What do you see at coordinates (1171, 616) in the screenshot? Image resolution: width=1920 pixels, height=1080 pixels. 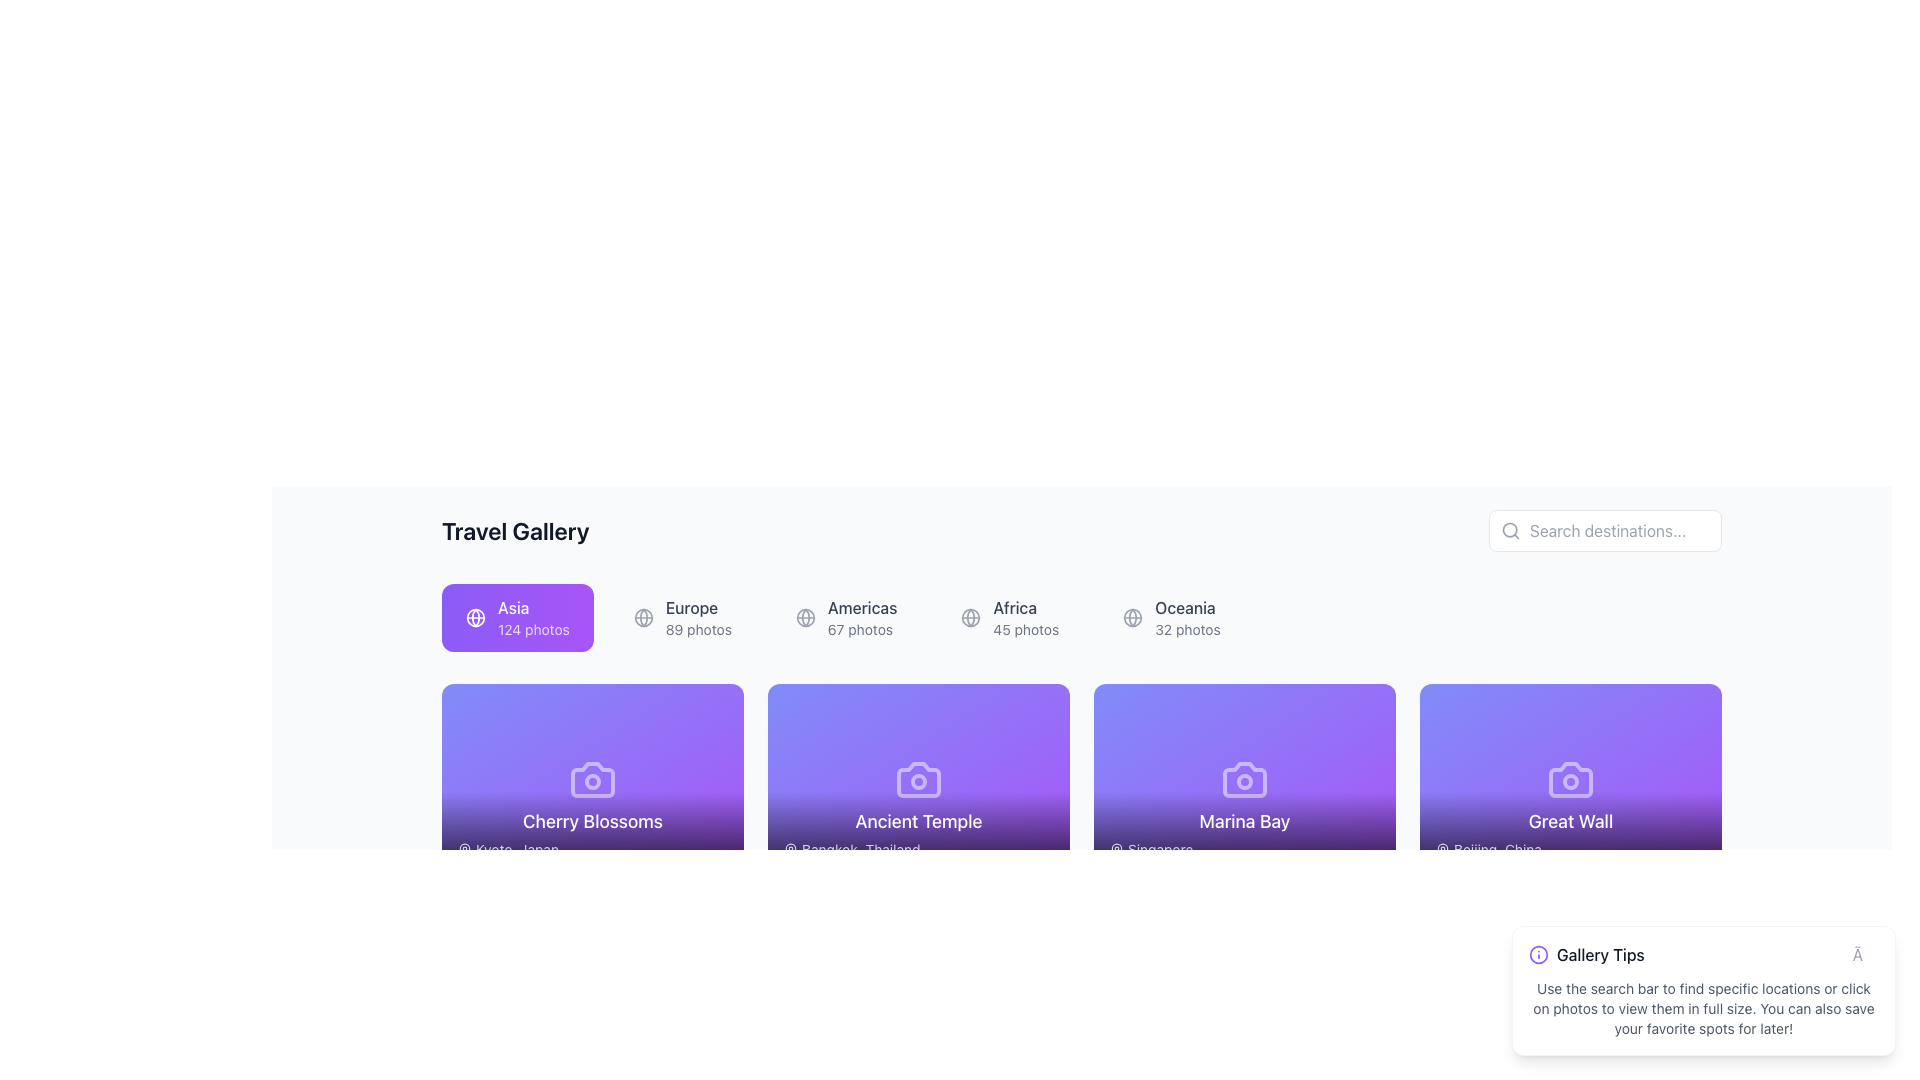 I see `the button labeled 'Oceania' with a globe icon, located at the far right of a horizontal row of buttons` at bounding box center [1171, 616].